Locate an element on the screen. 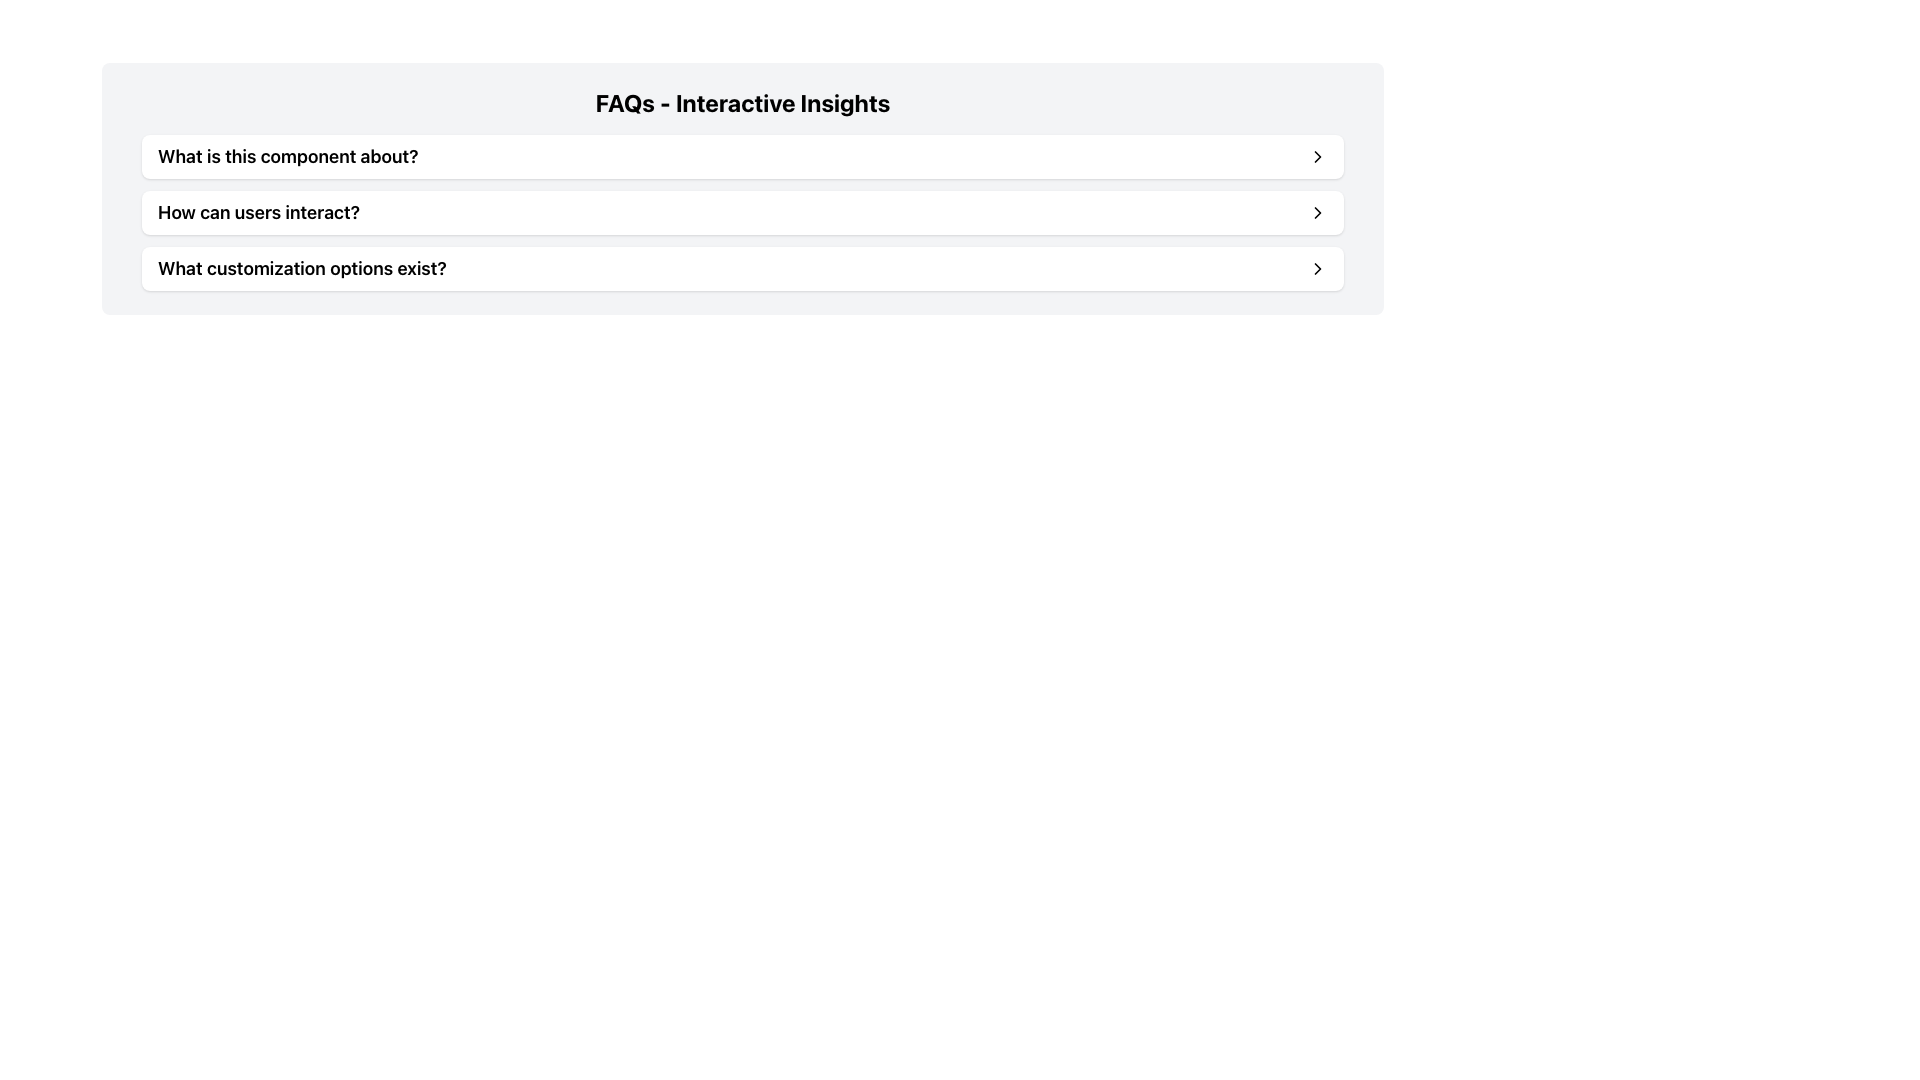 The image size is (1920, 1080). the navigational arrow icon located on the far right side of the row labeled 'How can users interact?' is located at coordinates (1318, 212).